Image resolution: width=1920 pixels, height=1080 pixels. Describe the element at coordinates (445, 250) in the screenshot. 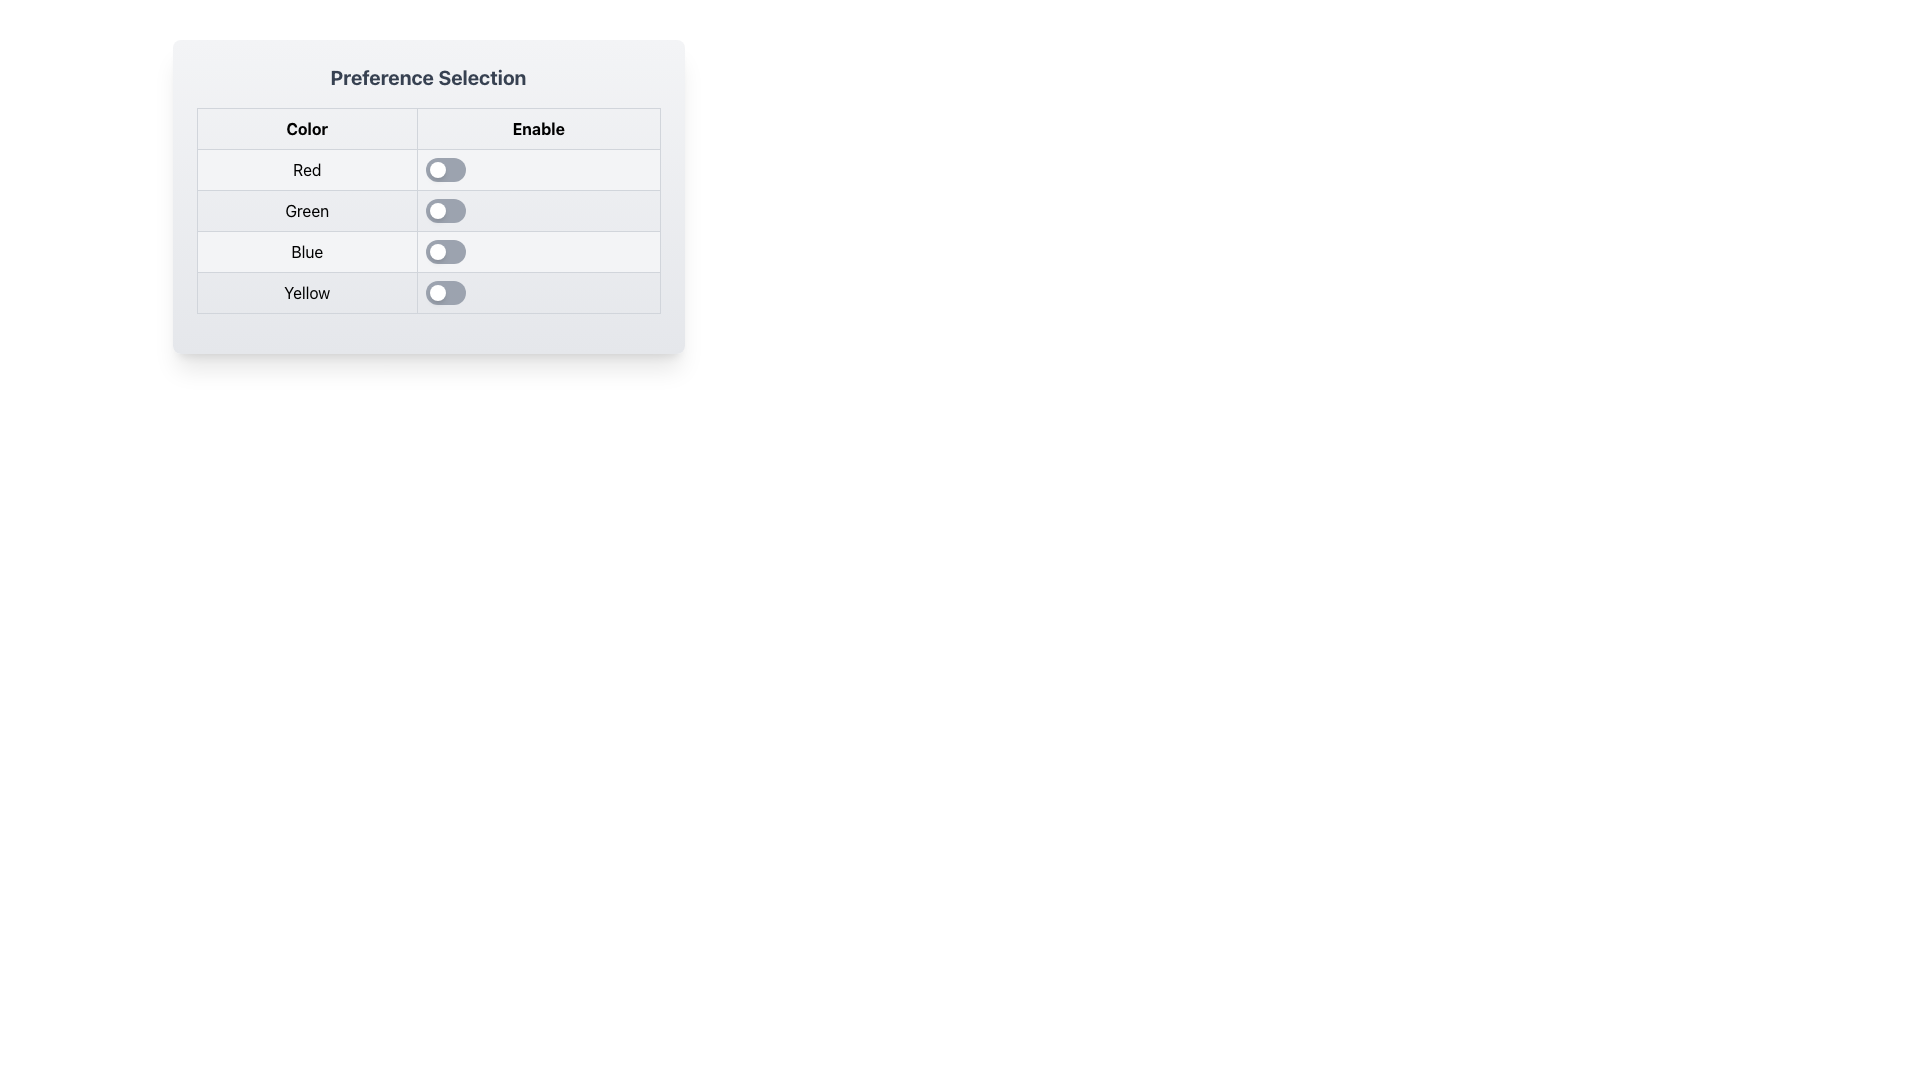

I see `the knob of the toggle switch located in the third row under the 'Enable' column` at that location.